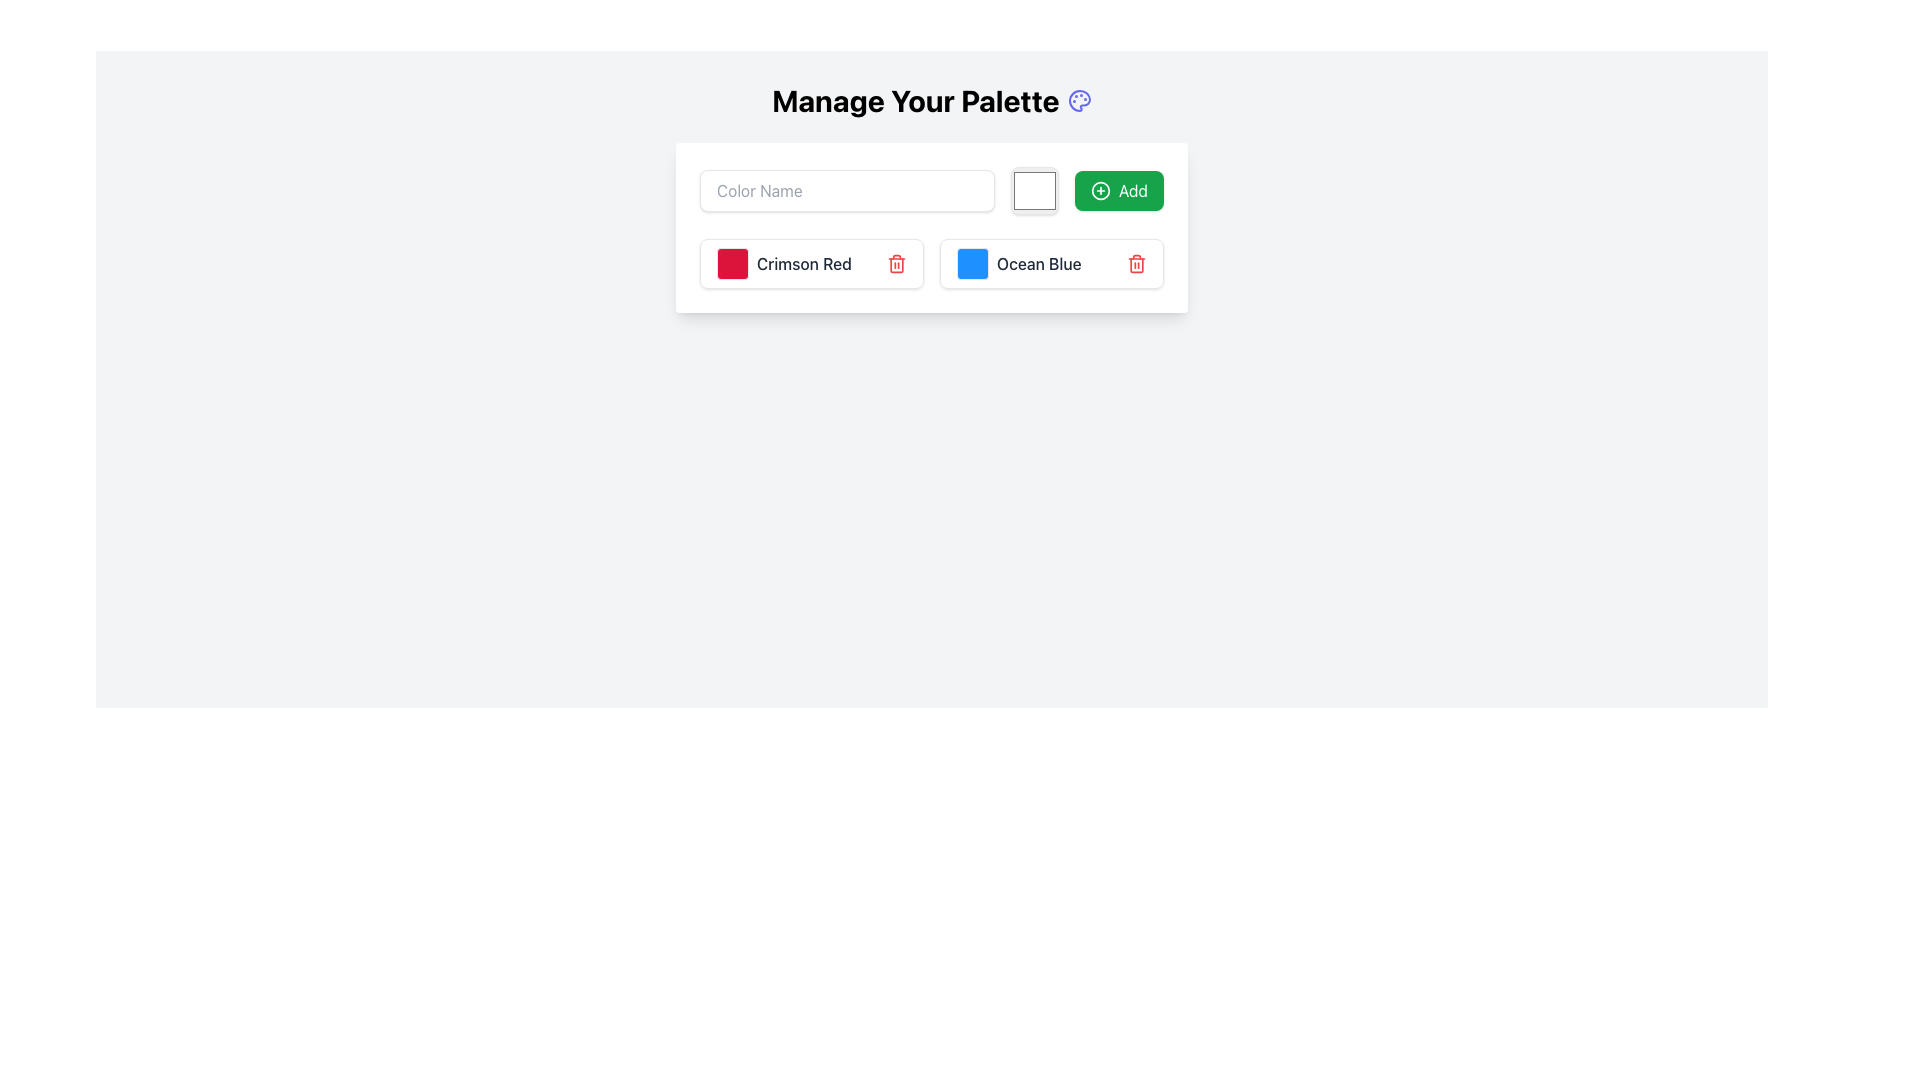  I want to click on the color option element labeled 'Ocean Blue', which is the second item in the list of color entries, featuring a color swatch on the left and text on the right, so click(1019, 262).